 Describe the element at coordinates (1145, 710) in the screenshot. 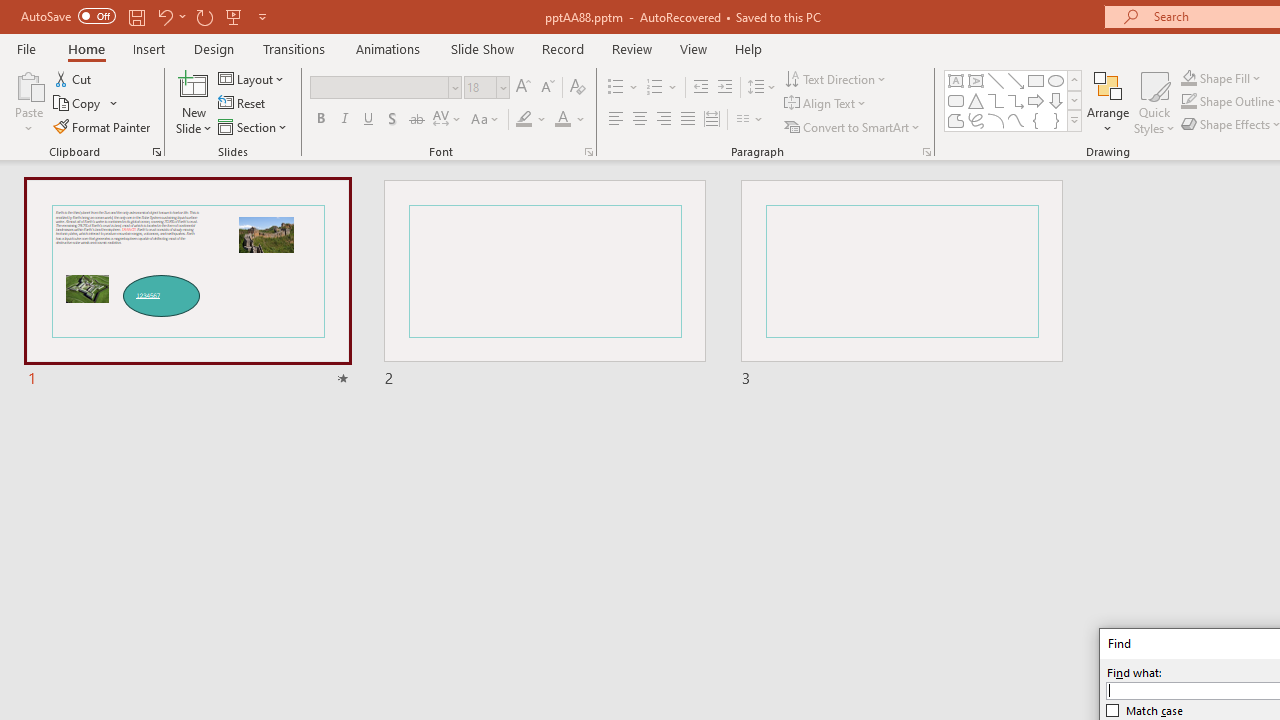

I see `'Match case'` at that location.